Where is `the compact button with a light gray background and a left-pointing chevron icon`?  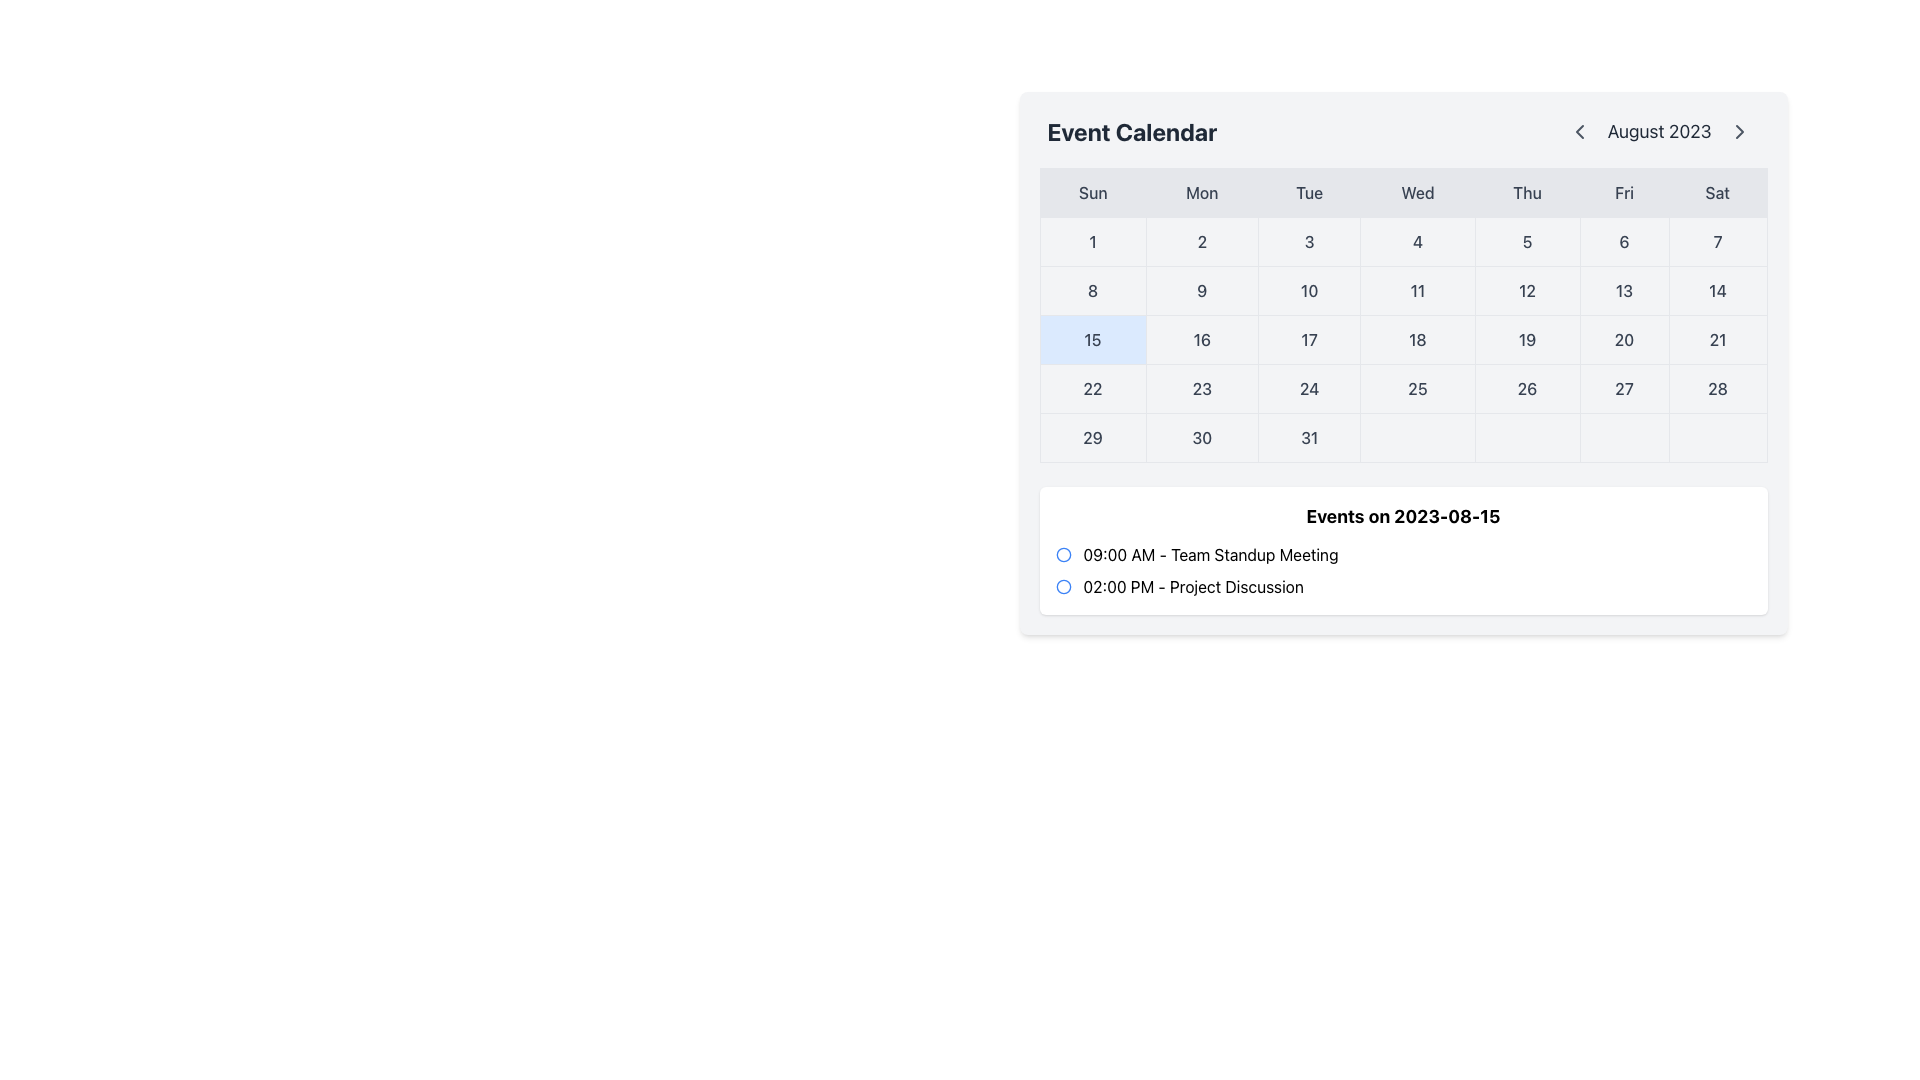 the compact button with a light gray background and a left-pointing chevron icon is located at coordinates (1578, 131).